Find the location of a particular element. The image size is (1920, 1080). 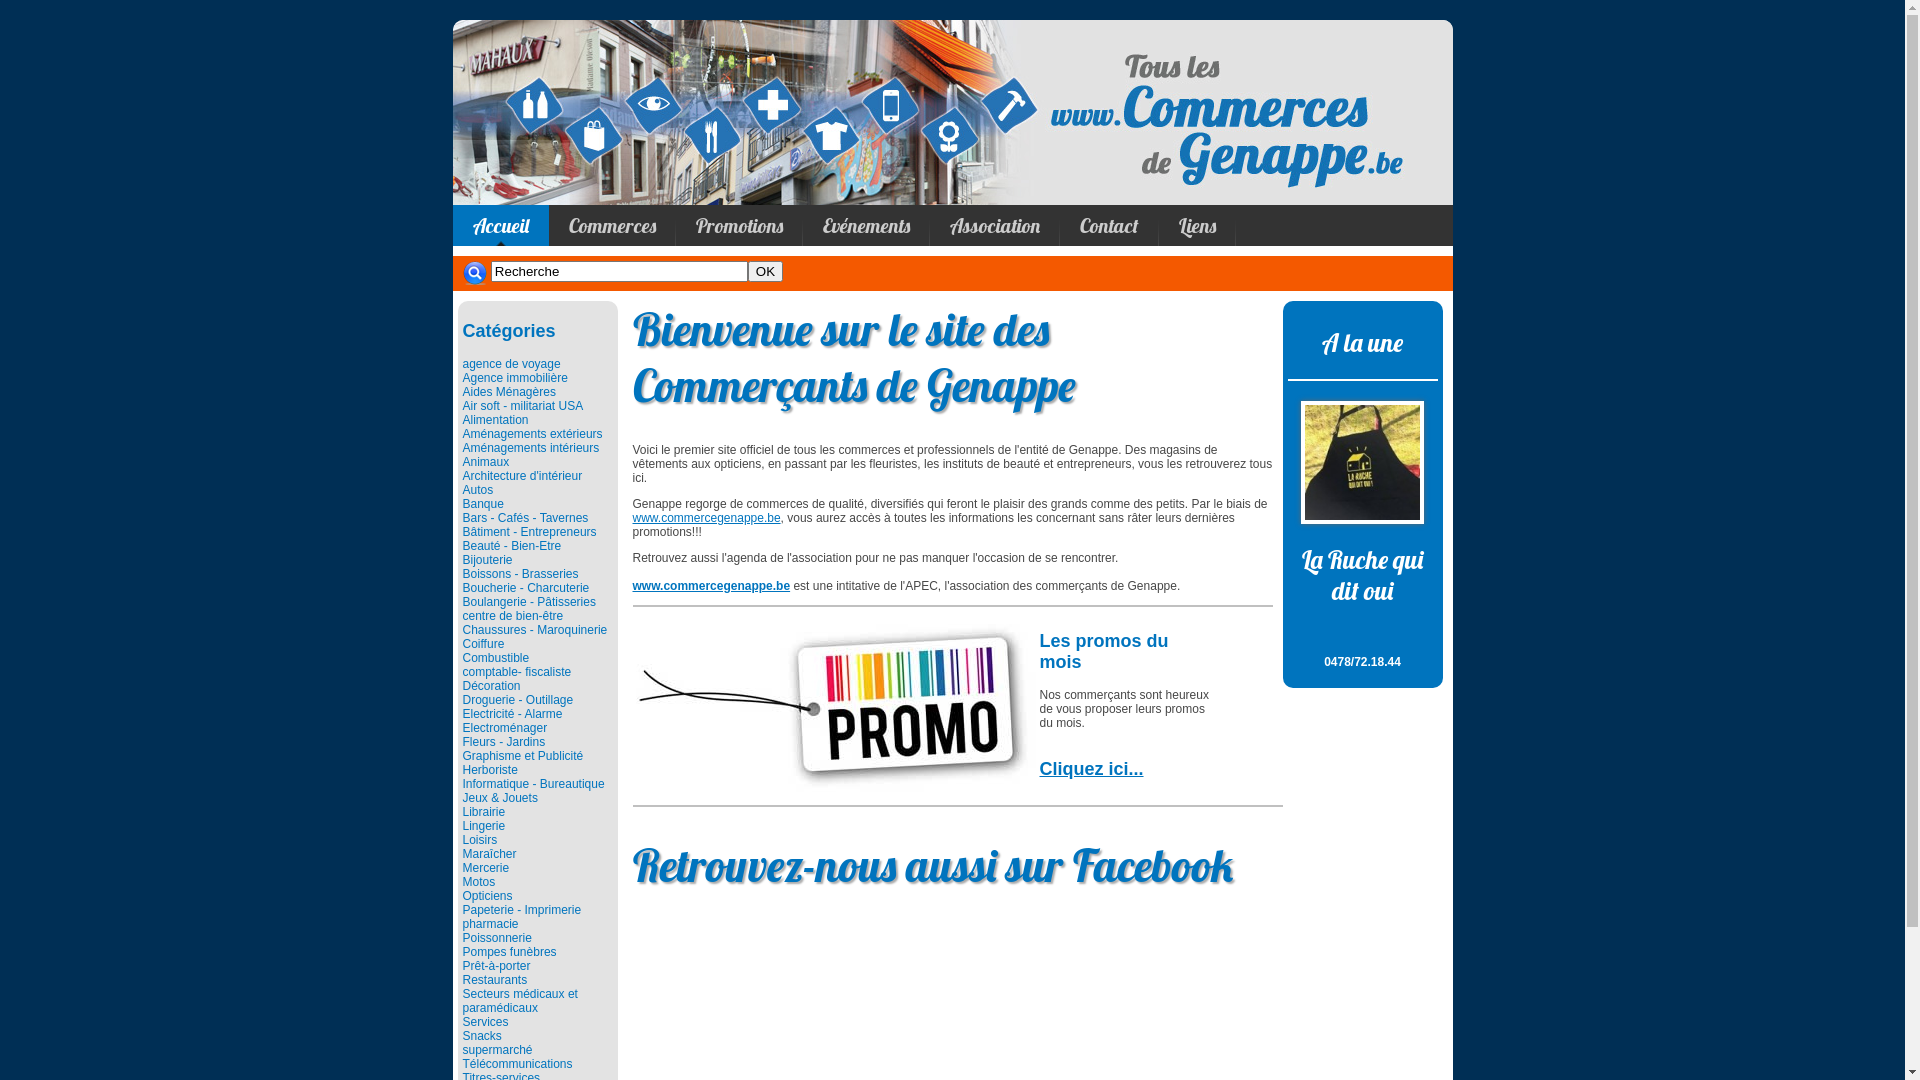

'Bijouterie' is located at coordinates (486, 559).